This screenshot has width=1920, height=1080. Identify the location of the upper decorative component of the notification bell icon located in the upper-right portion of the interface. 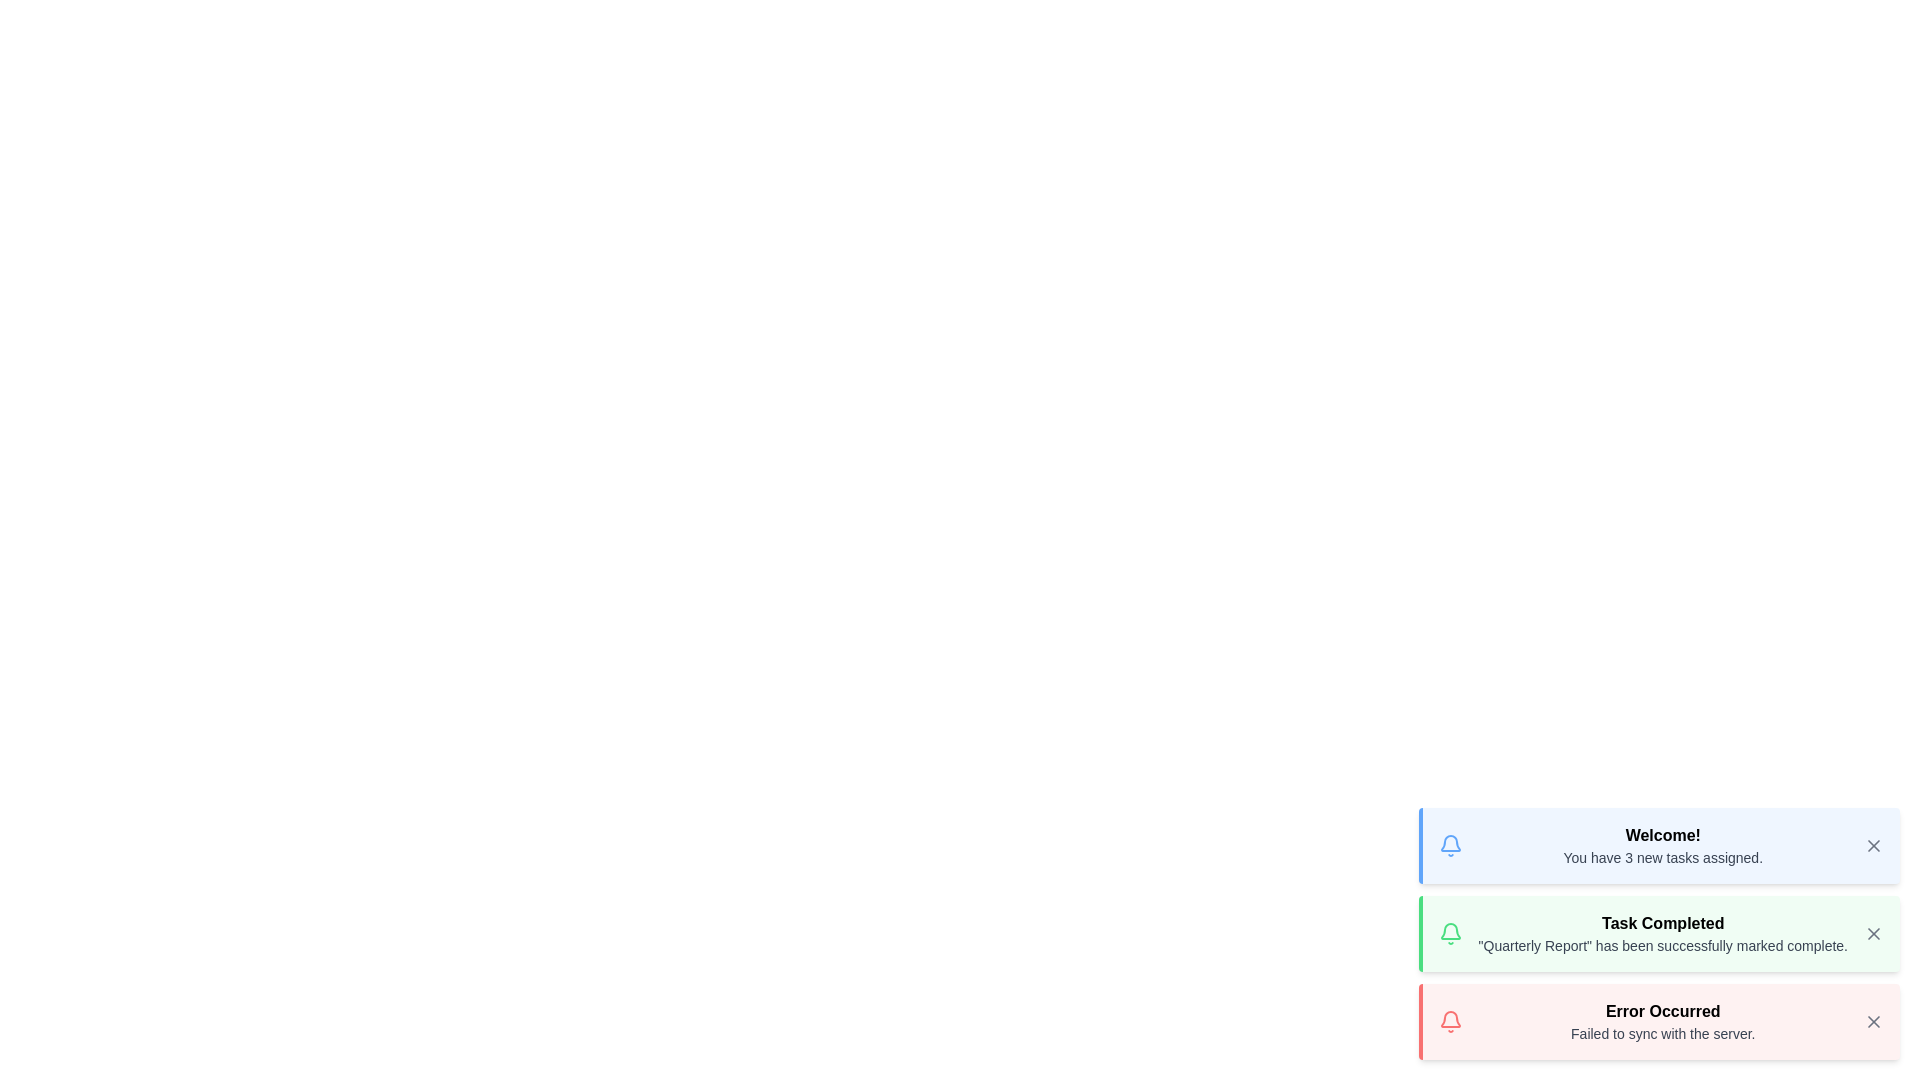
(1450, 843).